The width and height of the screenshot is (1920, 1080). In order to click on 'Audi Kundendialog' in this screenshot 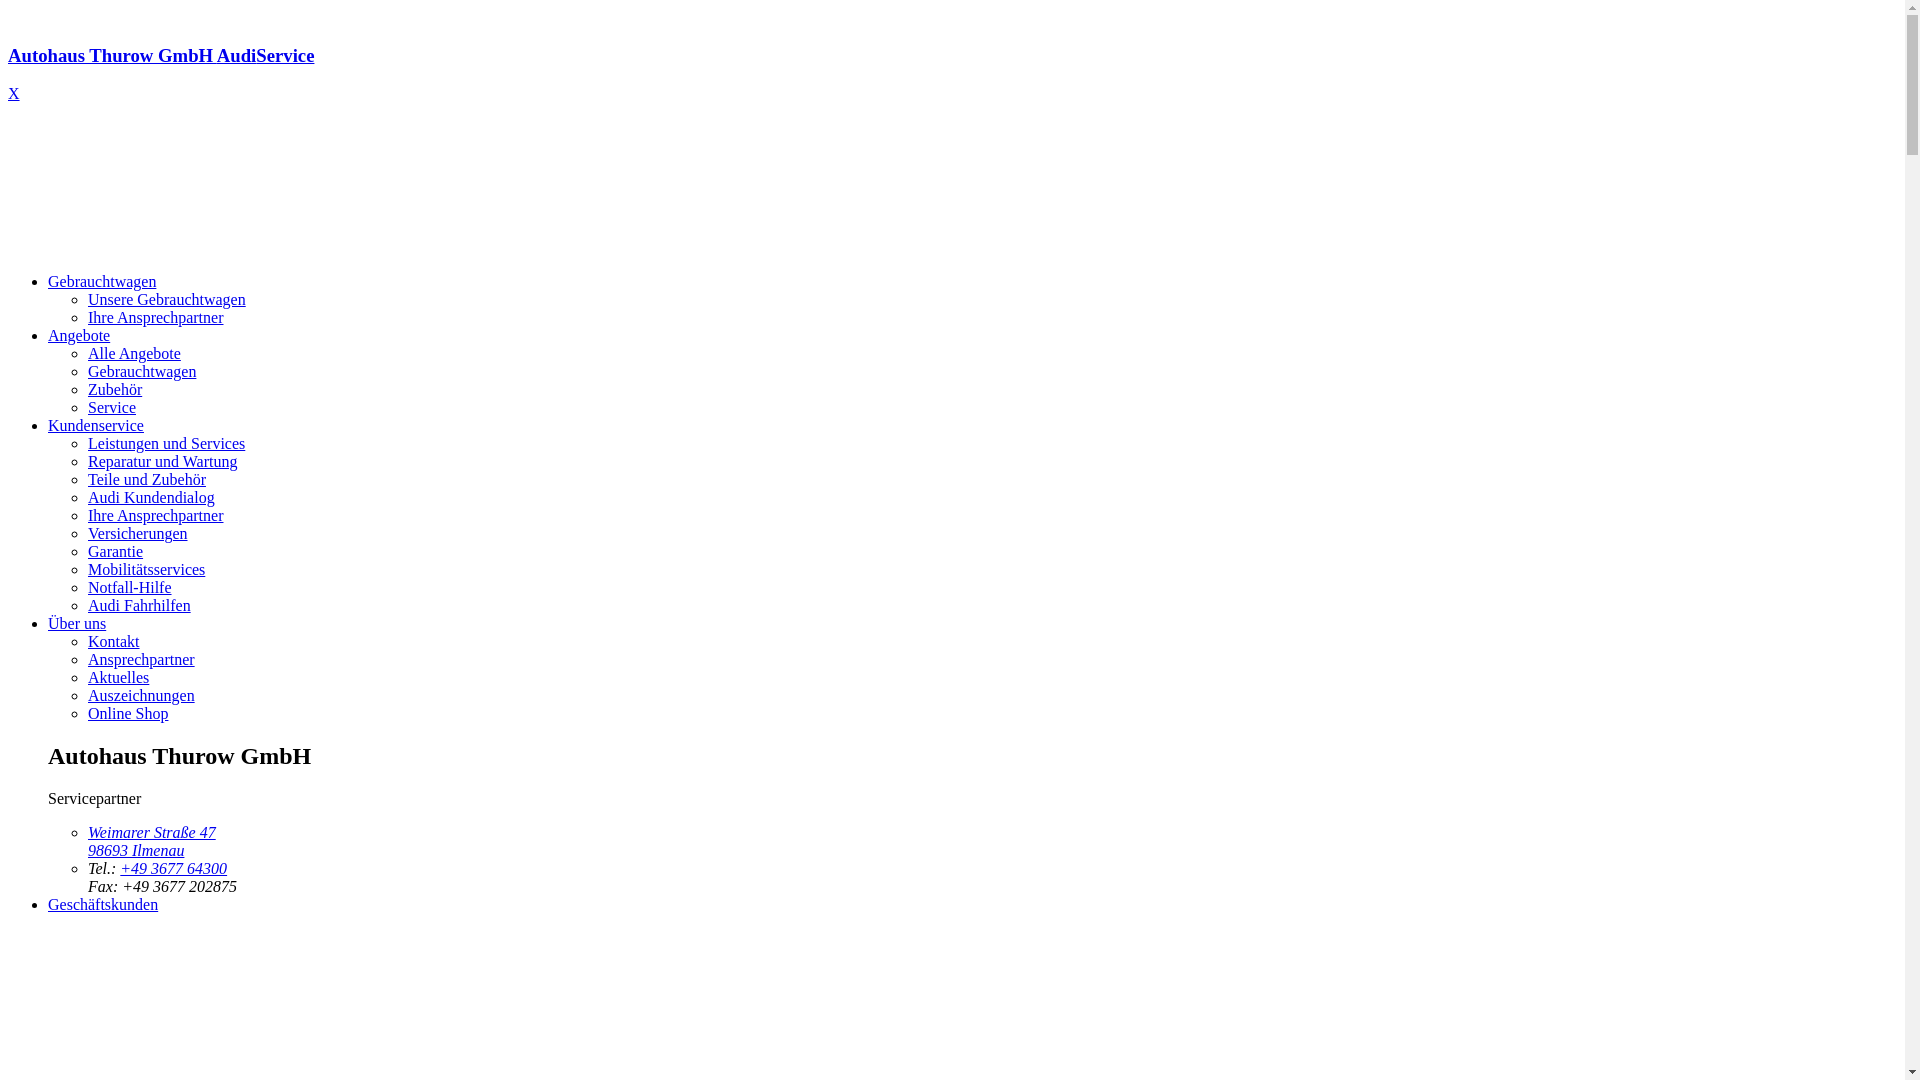, I will do `click(86, 496)`.